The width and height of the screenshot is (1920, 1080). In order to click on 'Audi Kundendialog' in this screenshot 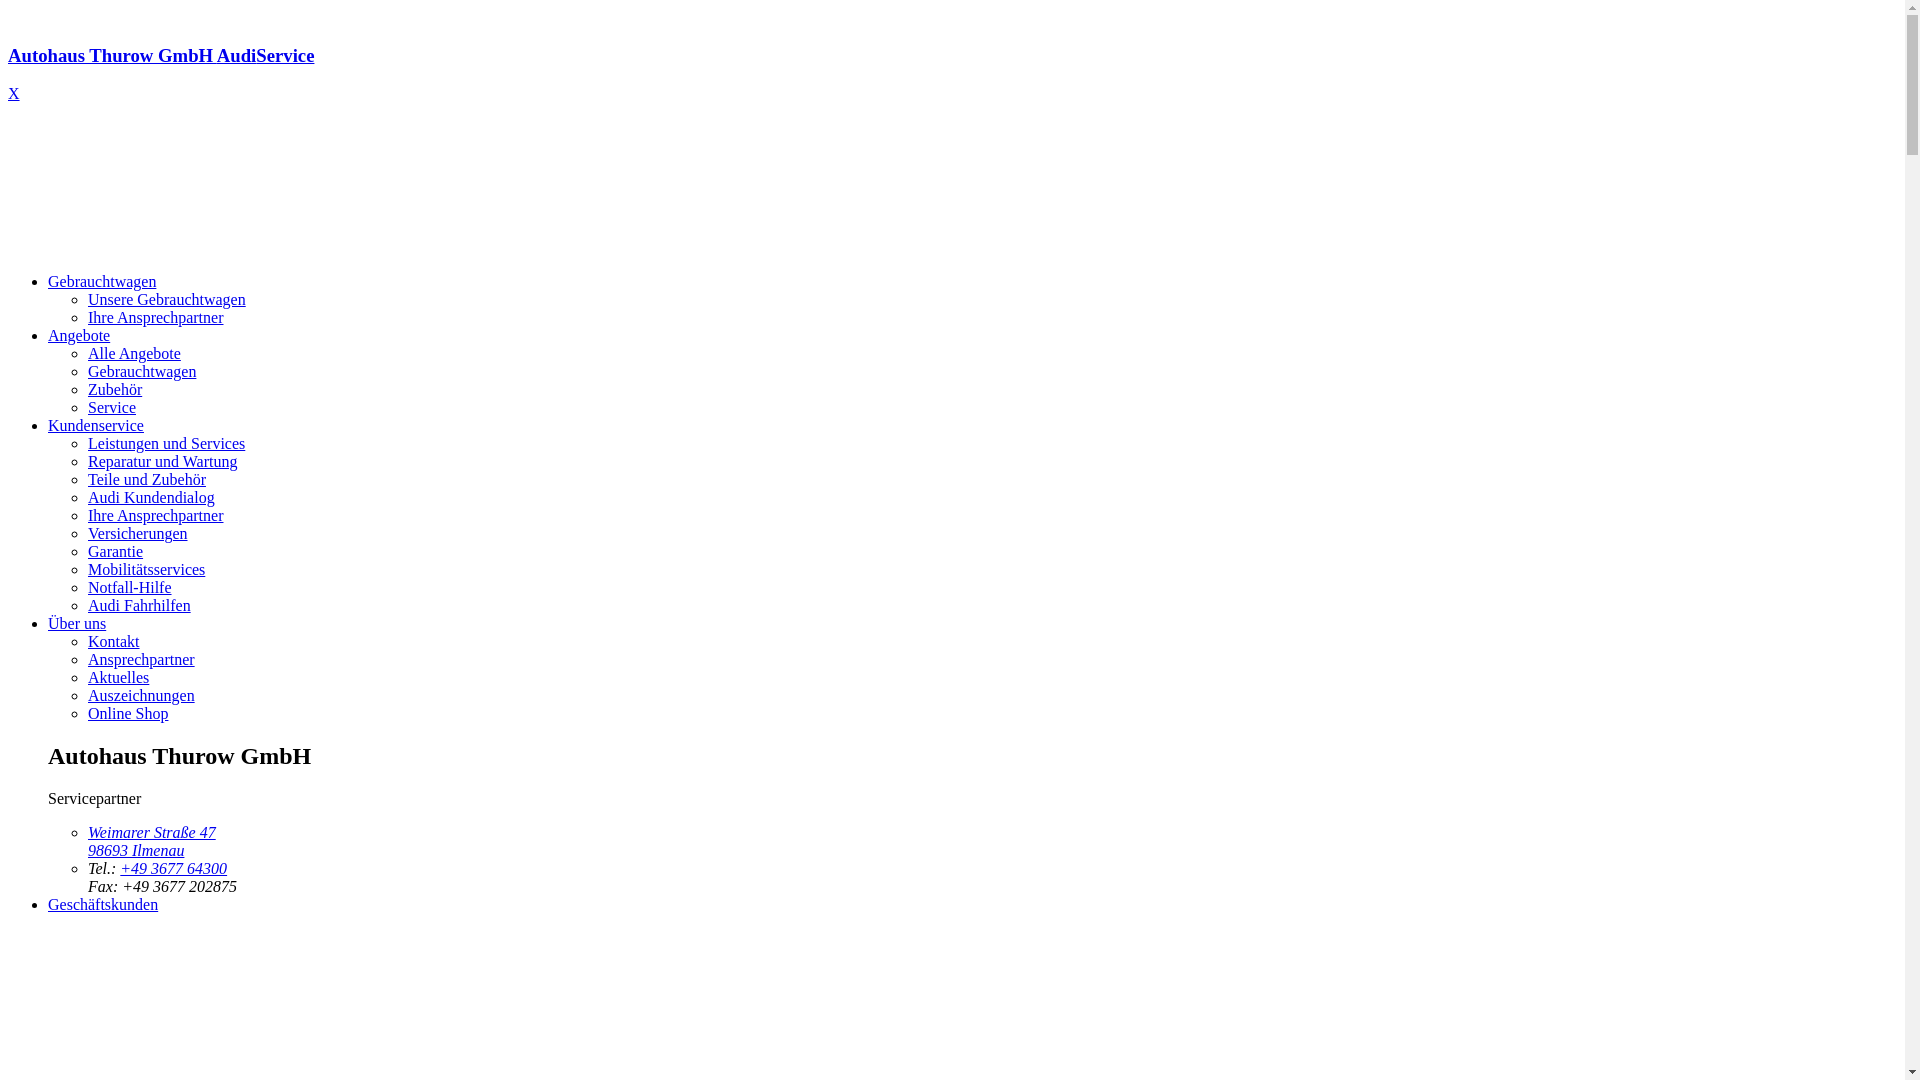, I will do `click(86, 496)`.